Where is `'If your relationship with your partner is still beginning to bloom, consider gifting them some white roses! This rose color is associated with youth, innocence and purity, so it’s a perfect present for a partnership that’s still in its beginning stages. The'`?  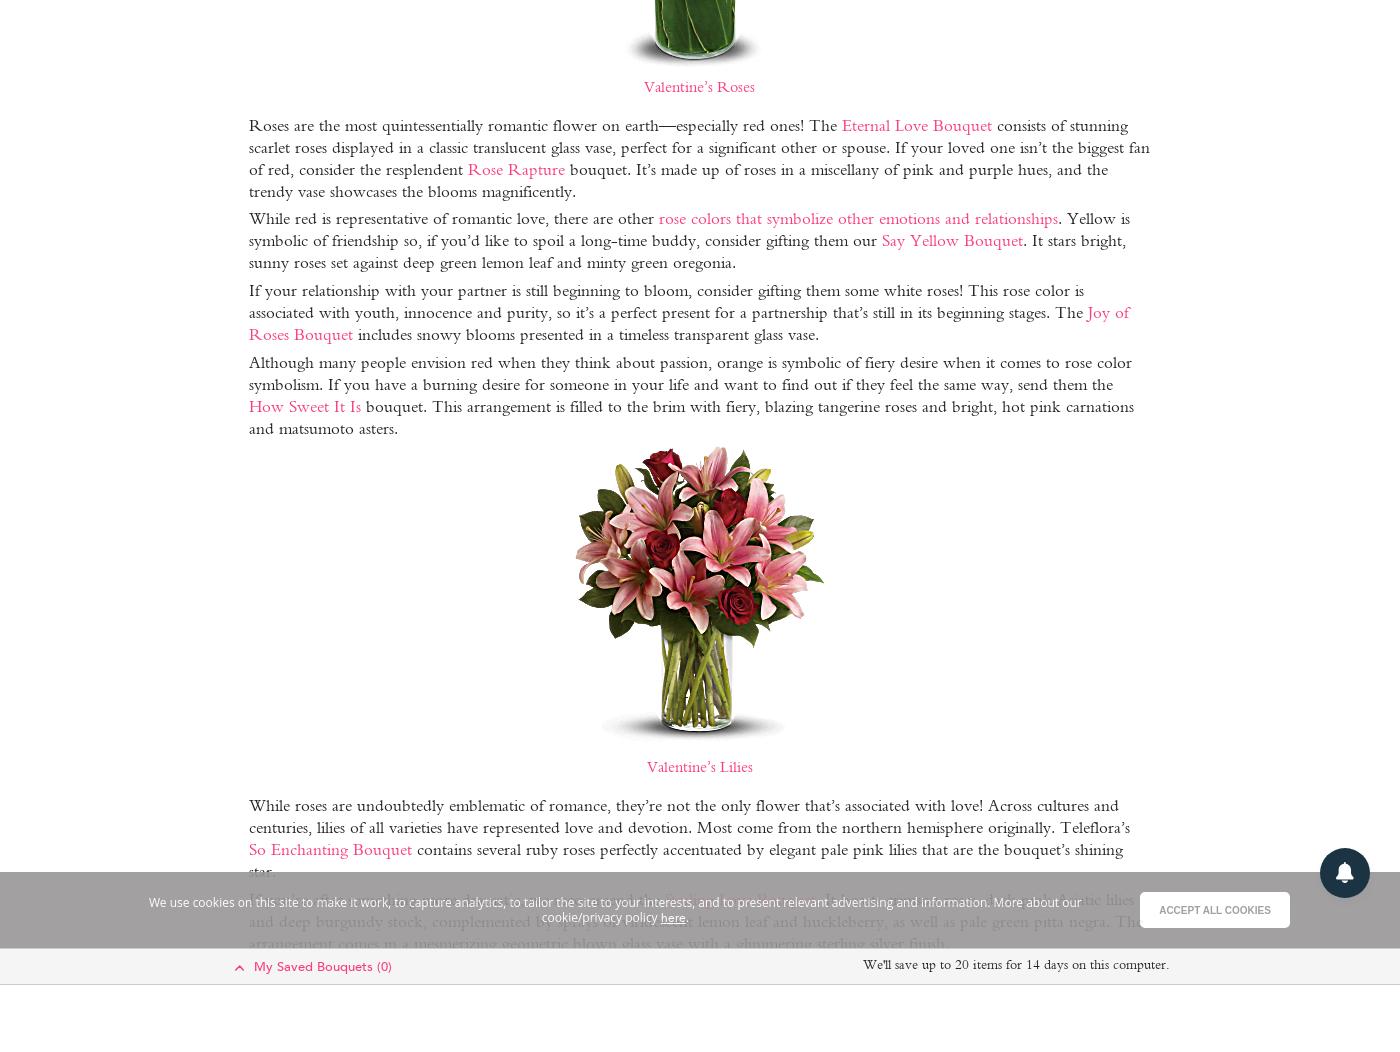 'If your relationship with your partner is still beginning to bloom, consider gifting them some white roses! This rose color is associated with youth, innocence and purity, so it’s a perfect present for a partnership that’s still in its beginning stages. The' is located at coordinates (247, 300).